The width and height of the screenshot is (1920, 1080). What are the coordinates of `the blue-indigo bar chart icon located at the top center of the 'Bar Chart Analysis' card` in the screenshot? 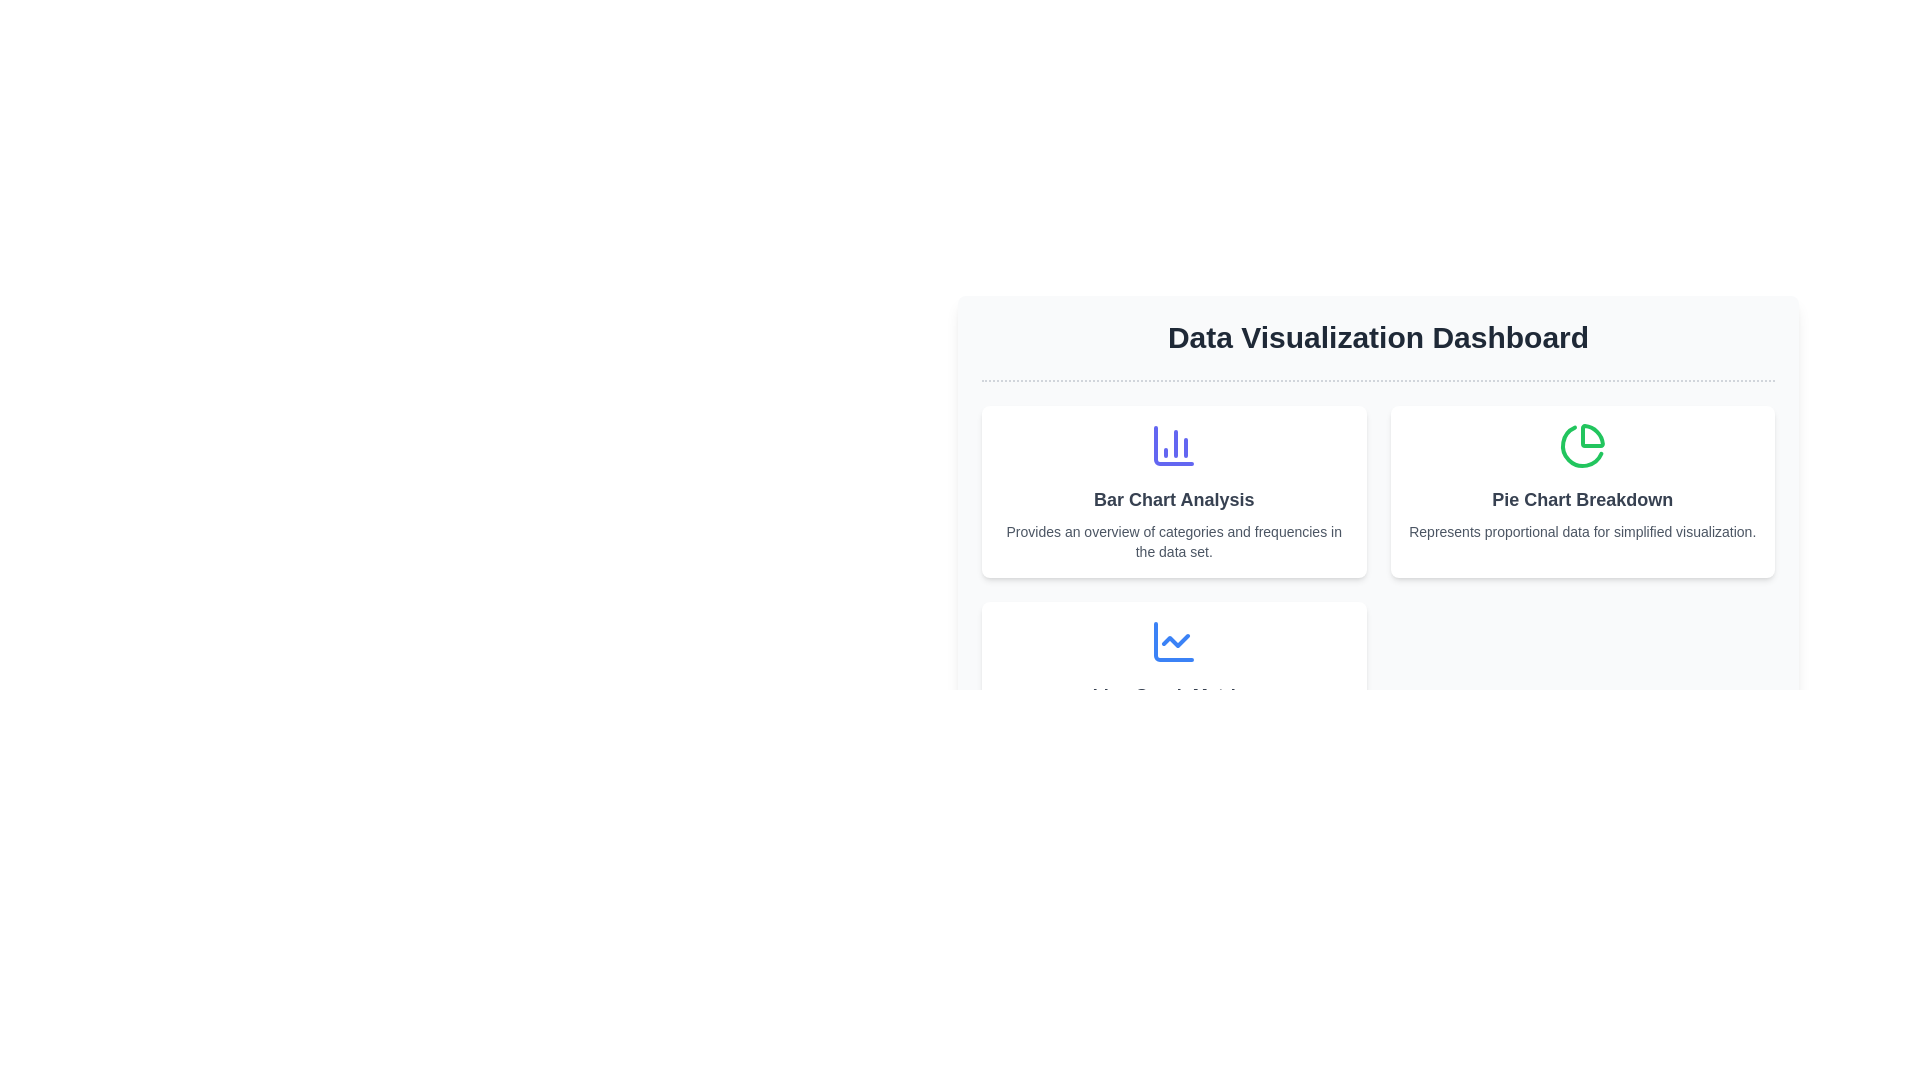 It's located at (1174, 445).